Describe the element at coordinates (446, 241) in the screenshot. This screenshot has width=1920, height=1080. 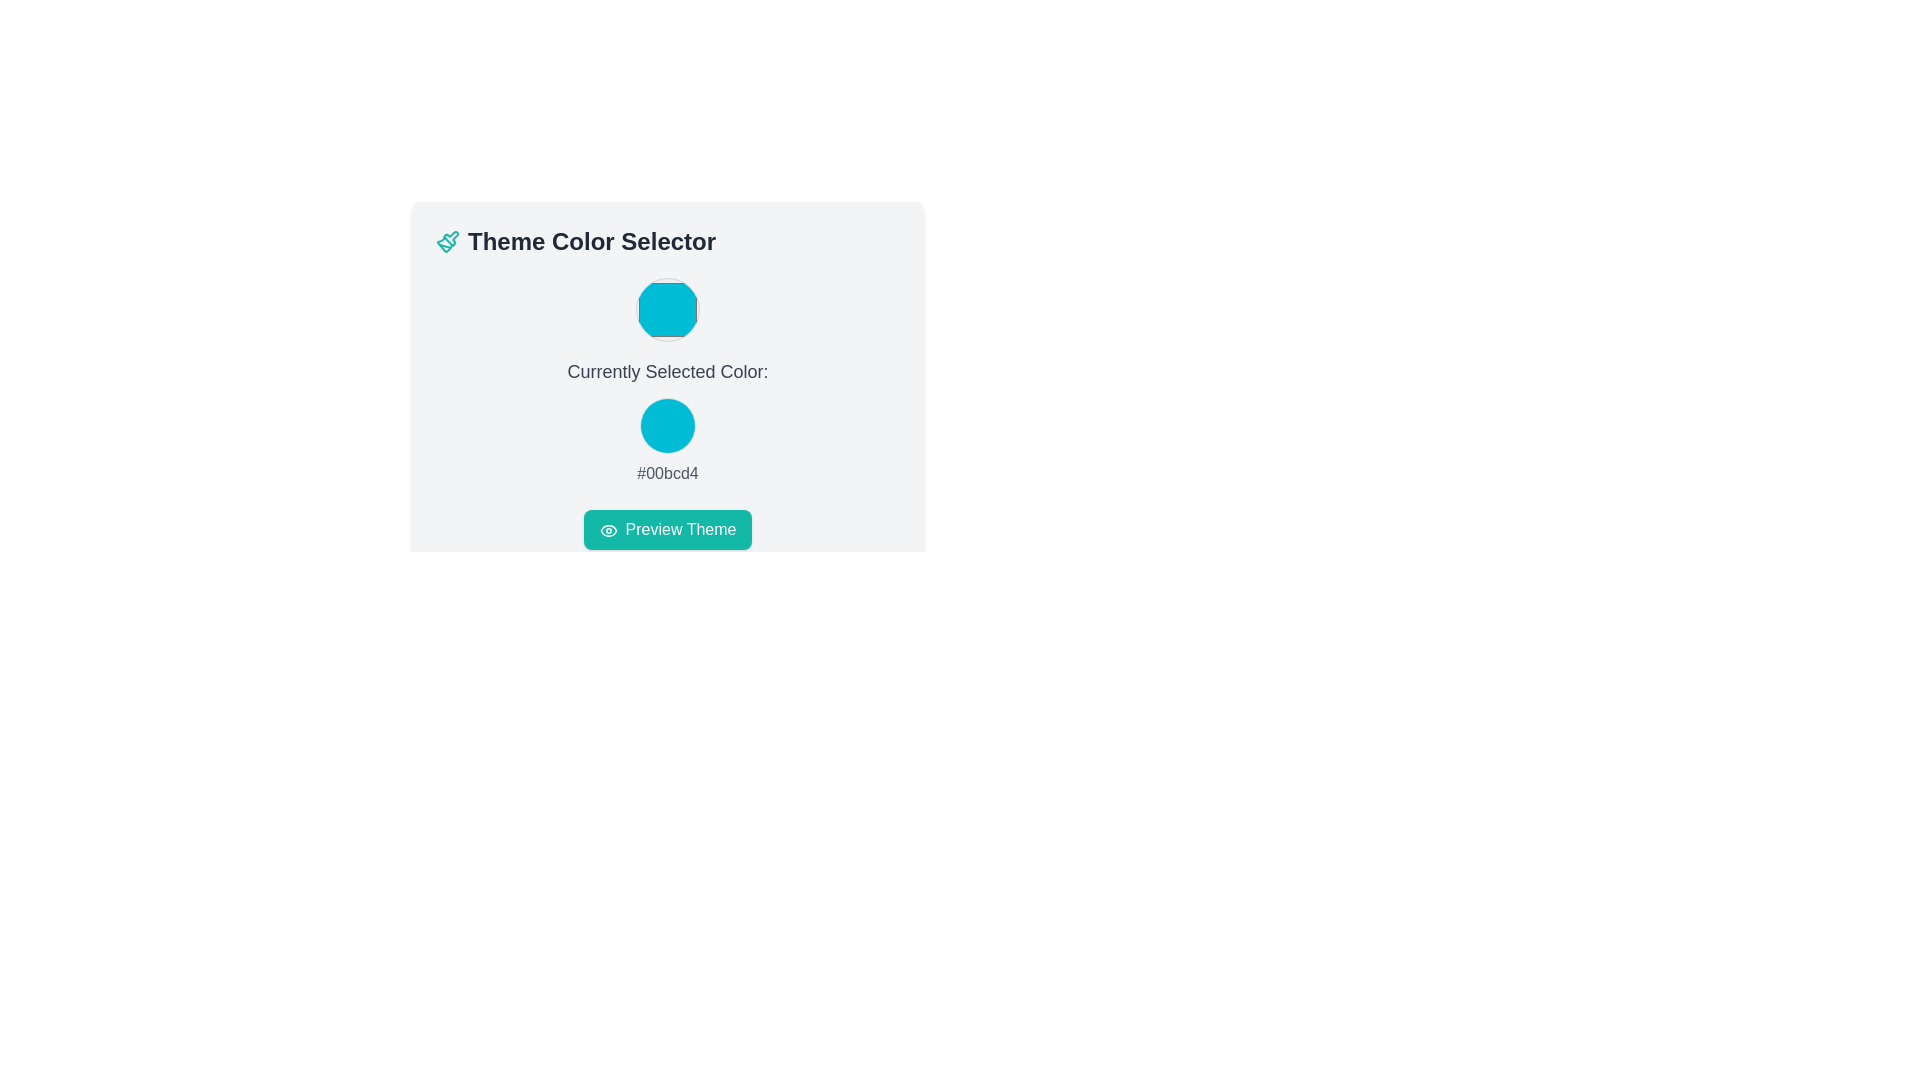
I see `the paintbrush icon located to the far left within the 'Theme Color Selector' section` at that location.